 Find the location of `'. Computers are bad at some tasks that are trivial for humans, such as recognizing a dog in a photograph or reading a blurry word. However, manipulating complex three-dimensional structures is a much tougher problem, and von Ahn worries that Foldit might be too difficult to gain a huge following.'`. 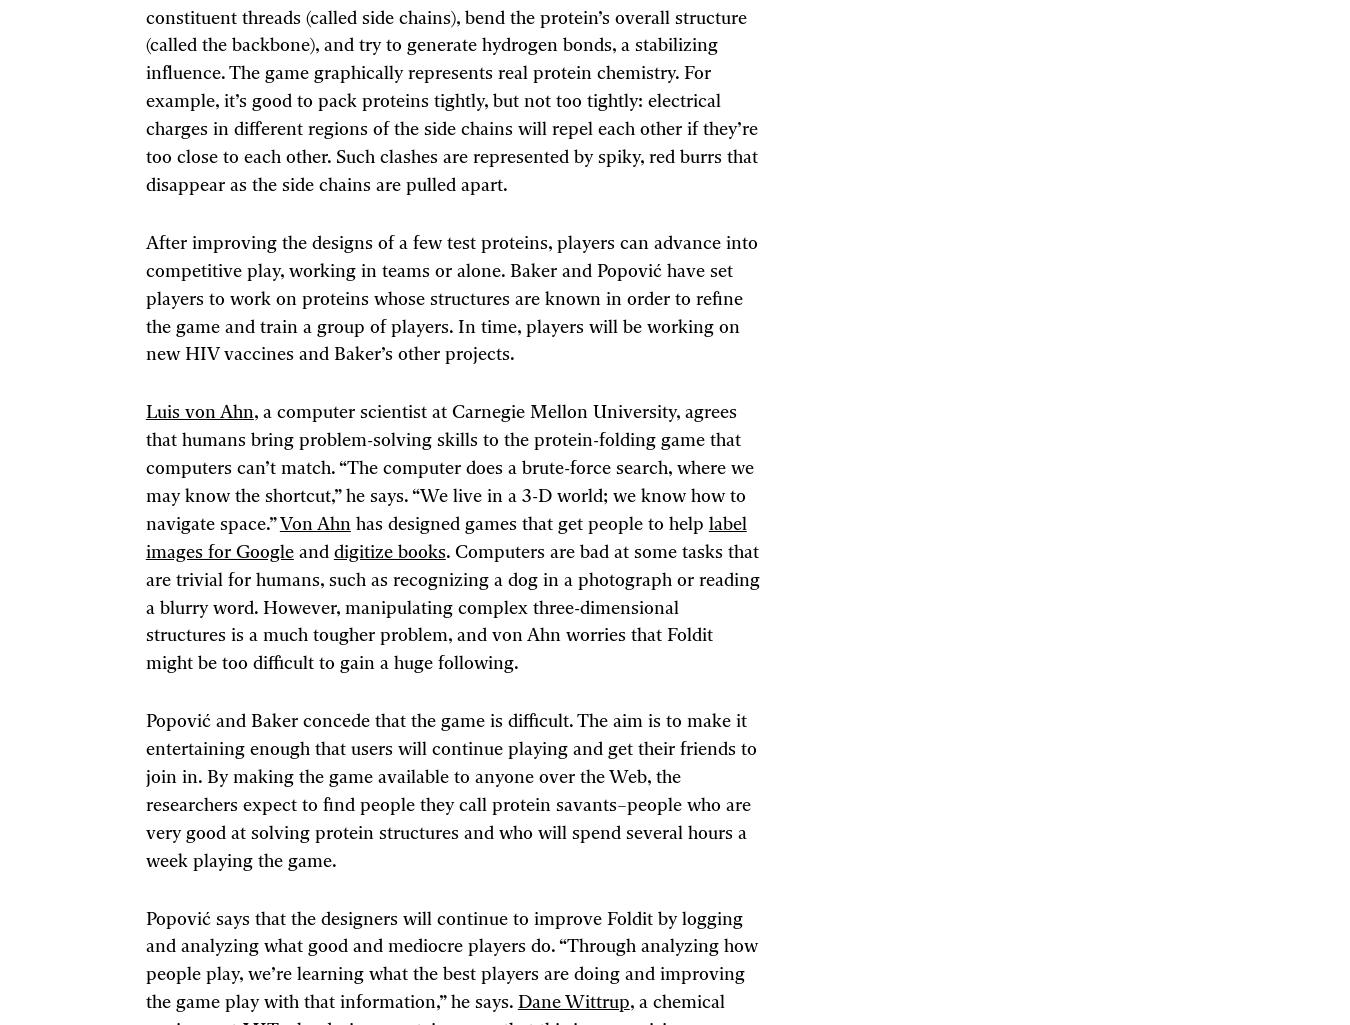

'. Computers are bad at some tasks that are trivial for humans, such as recognizing a dog in a photograph or reading a blurry word. However, manipulating complex three-dimensional structures is a much tougher problem, and von Ahn worries that Foldit might be too difficult to gain a huge following.' is located at coordinates (450, 607).